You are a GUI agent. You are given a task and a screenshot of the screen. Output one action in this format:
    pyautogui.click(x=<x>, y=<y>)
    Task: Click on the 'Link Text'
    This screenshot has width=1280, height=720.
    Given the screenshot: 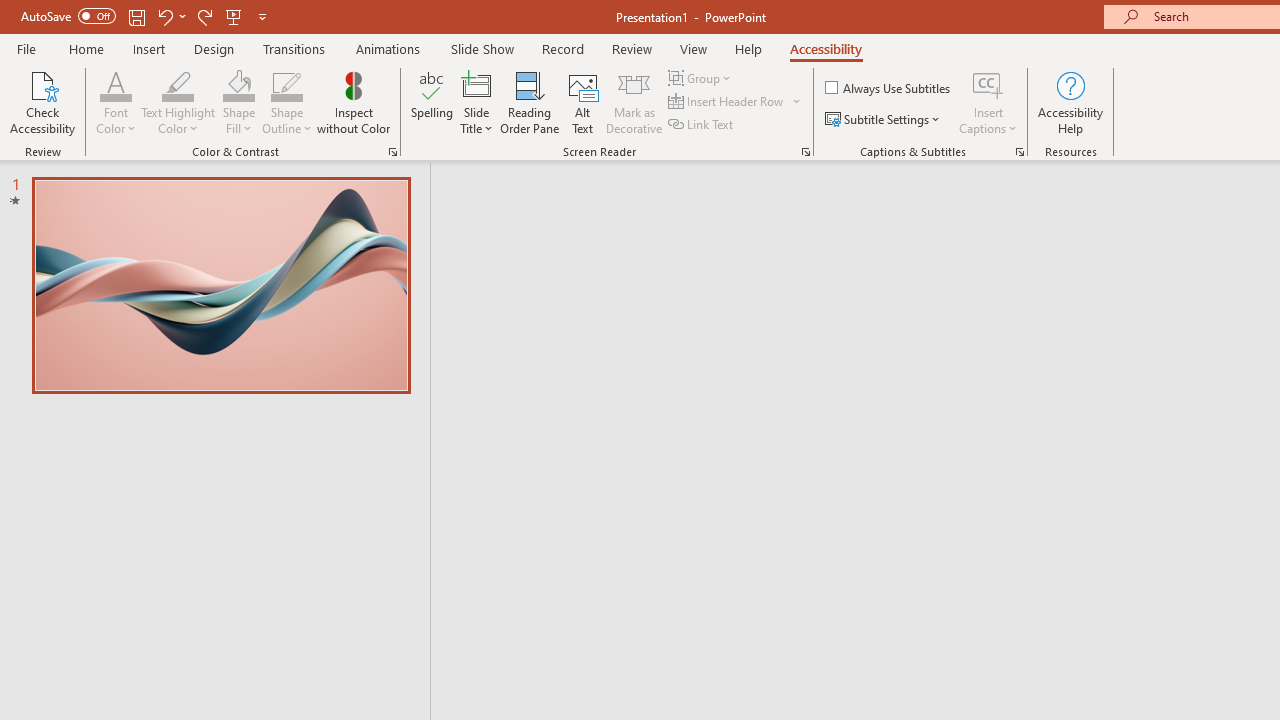 What is the action you would take?
    pyautogui.click(x=702, y=124)
    